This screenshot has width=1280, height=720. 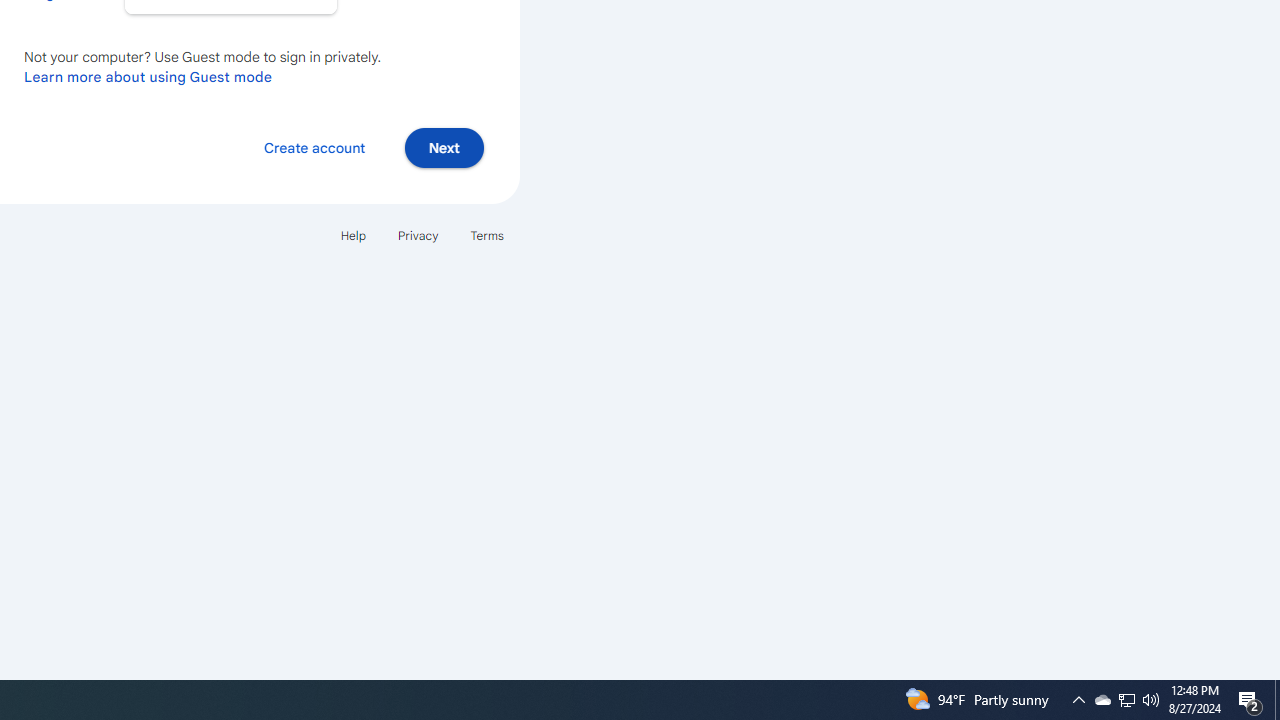 I want to click on 'Create account', so click(x=313, y=146).